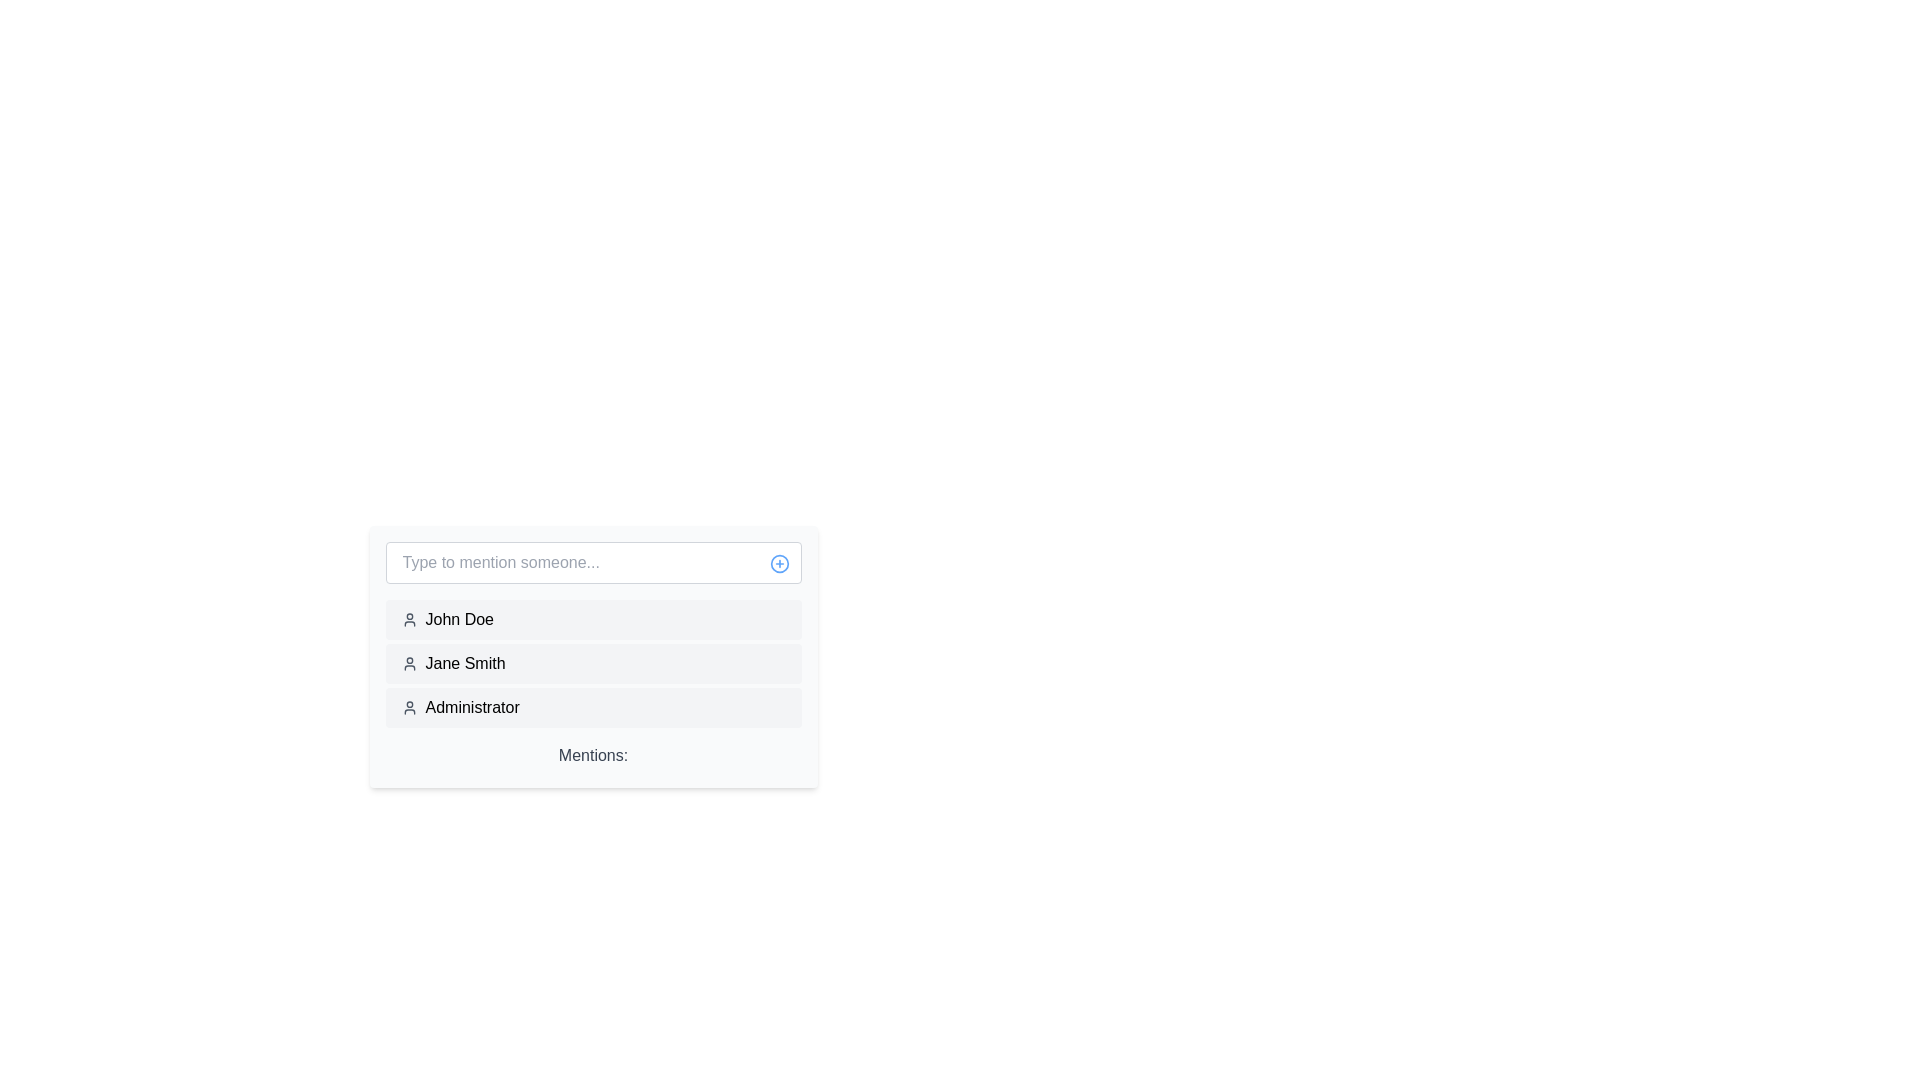  Describe the element at coordinates (778, 563) in the screenshot. I see `the circular SVG element located at the upper-right side of the interface, which serves as part of a button or interactive graphic` at that location.